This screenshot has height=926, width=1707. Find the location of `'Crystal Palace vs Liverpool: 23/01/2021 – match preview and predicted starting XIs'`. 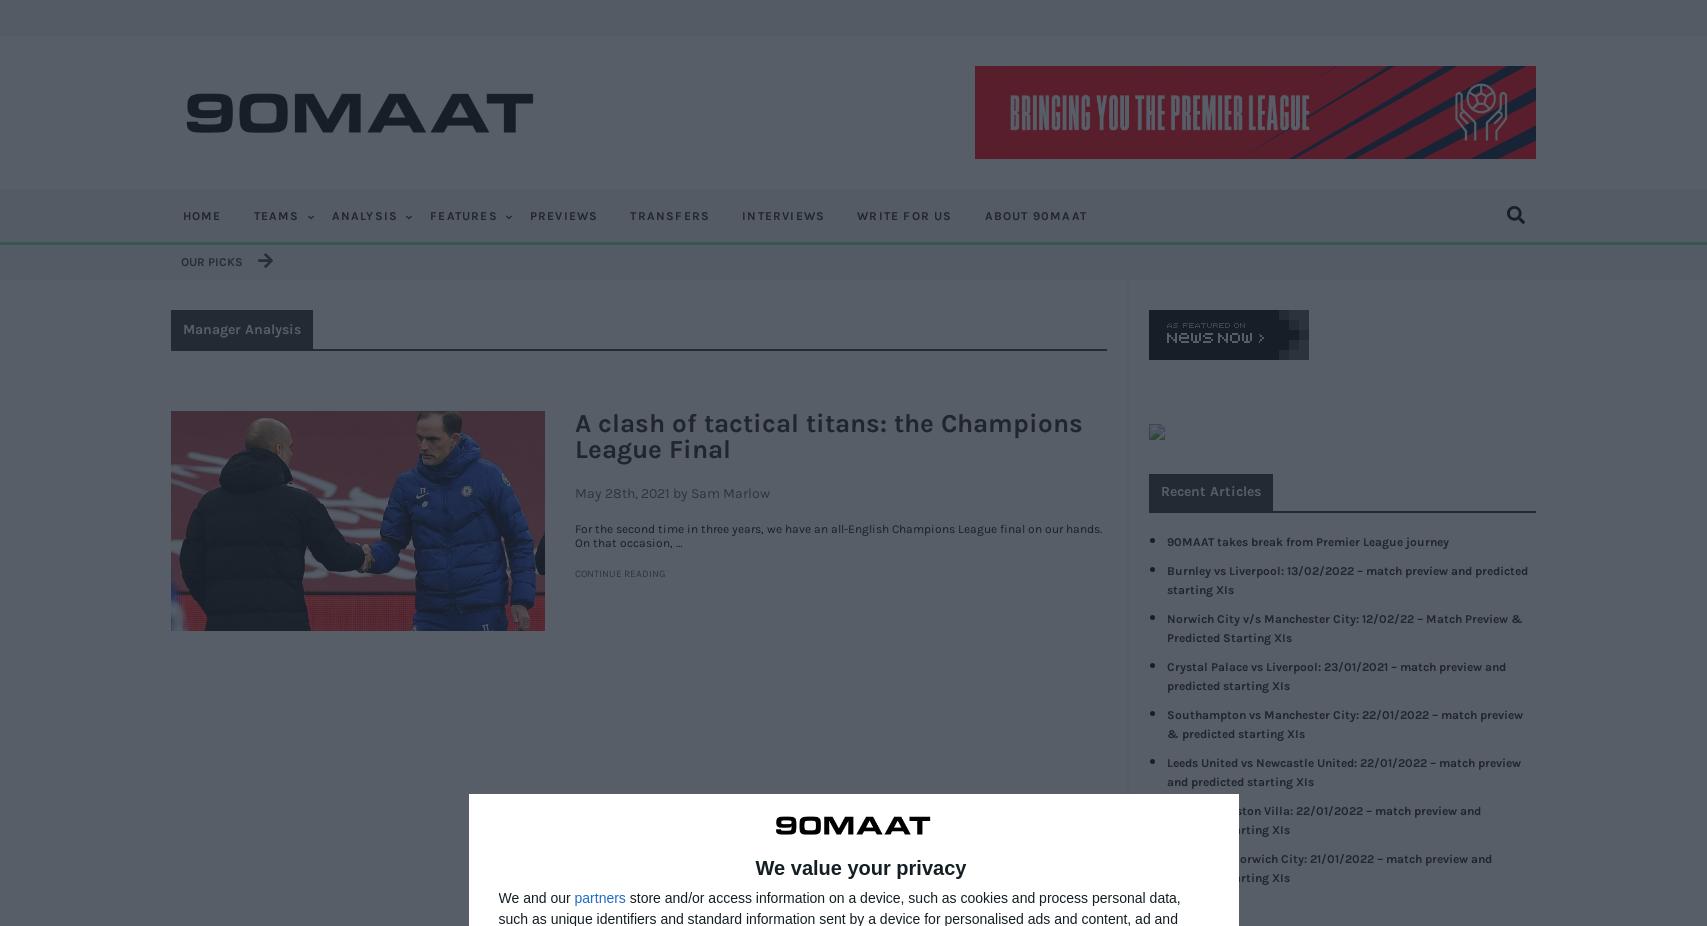

'Crystal Palace vs Liverpool: 23/01/2021 – match preview and predicted starting XIs' is located at coordinates (1334, 674).